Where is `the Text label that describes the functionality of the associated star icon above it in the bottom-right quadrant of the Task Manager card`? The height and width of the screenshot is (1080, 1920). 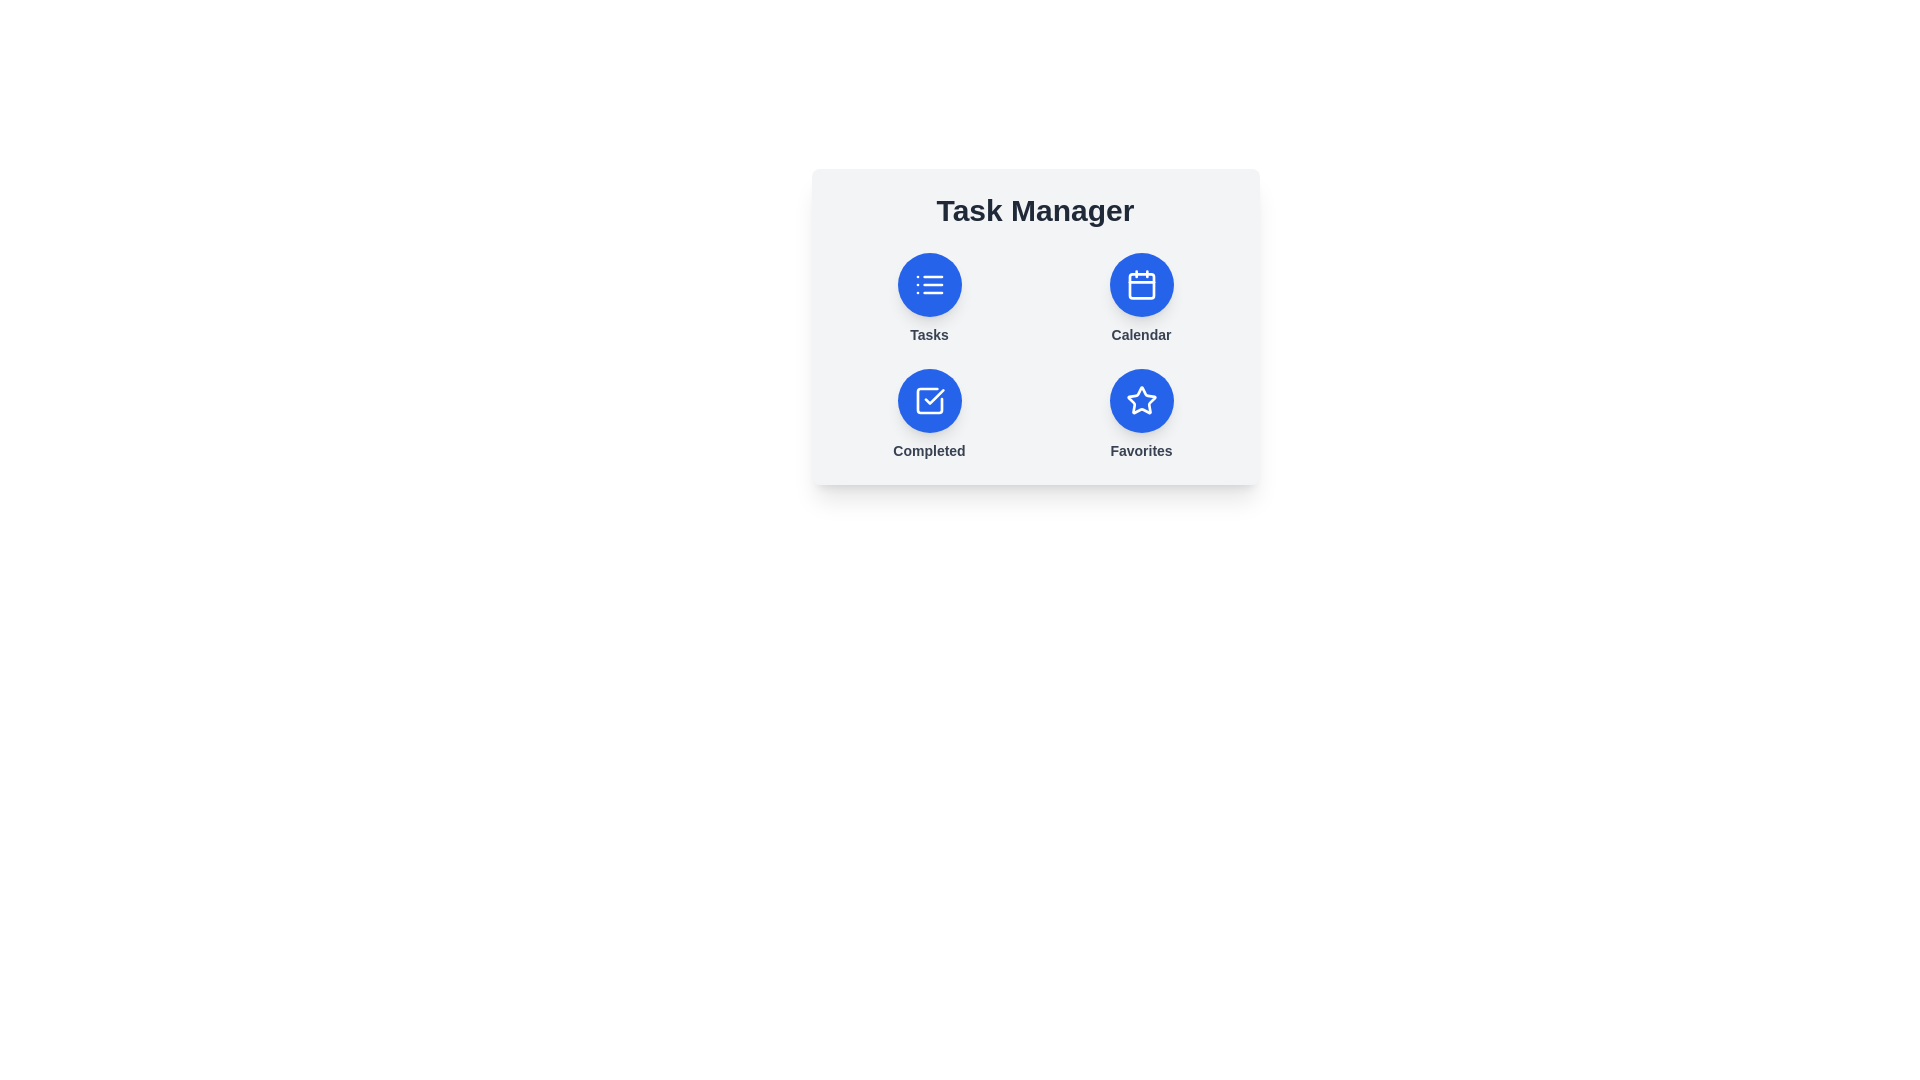
the Text label that describes the functionality of the associated star icon above it in the bottom-right quadrant of the Task Manager card is located at coordinates (1141, 451).